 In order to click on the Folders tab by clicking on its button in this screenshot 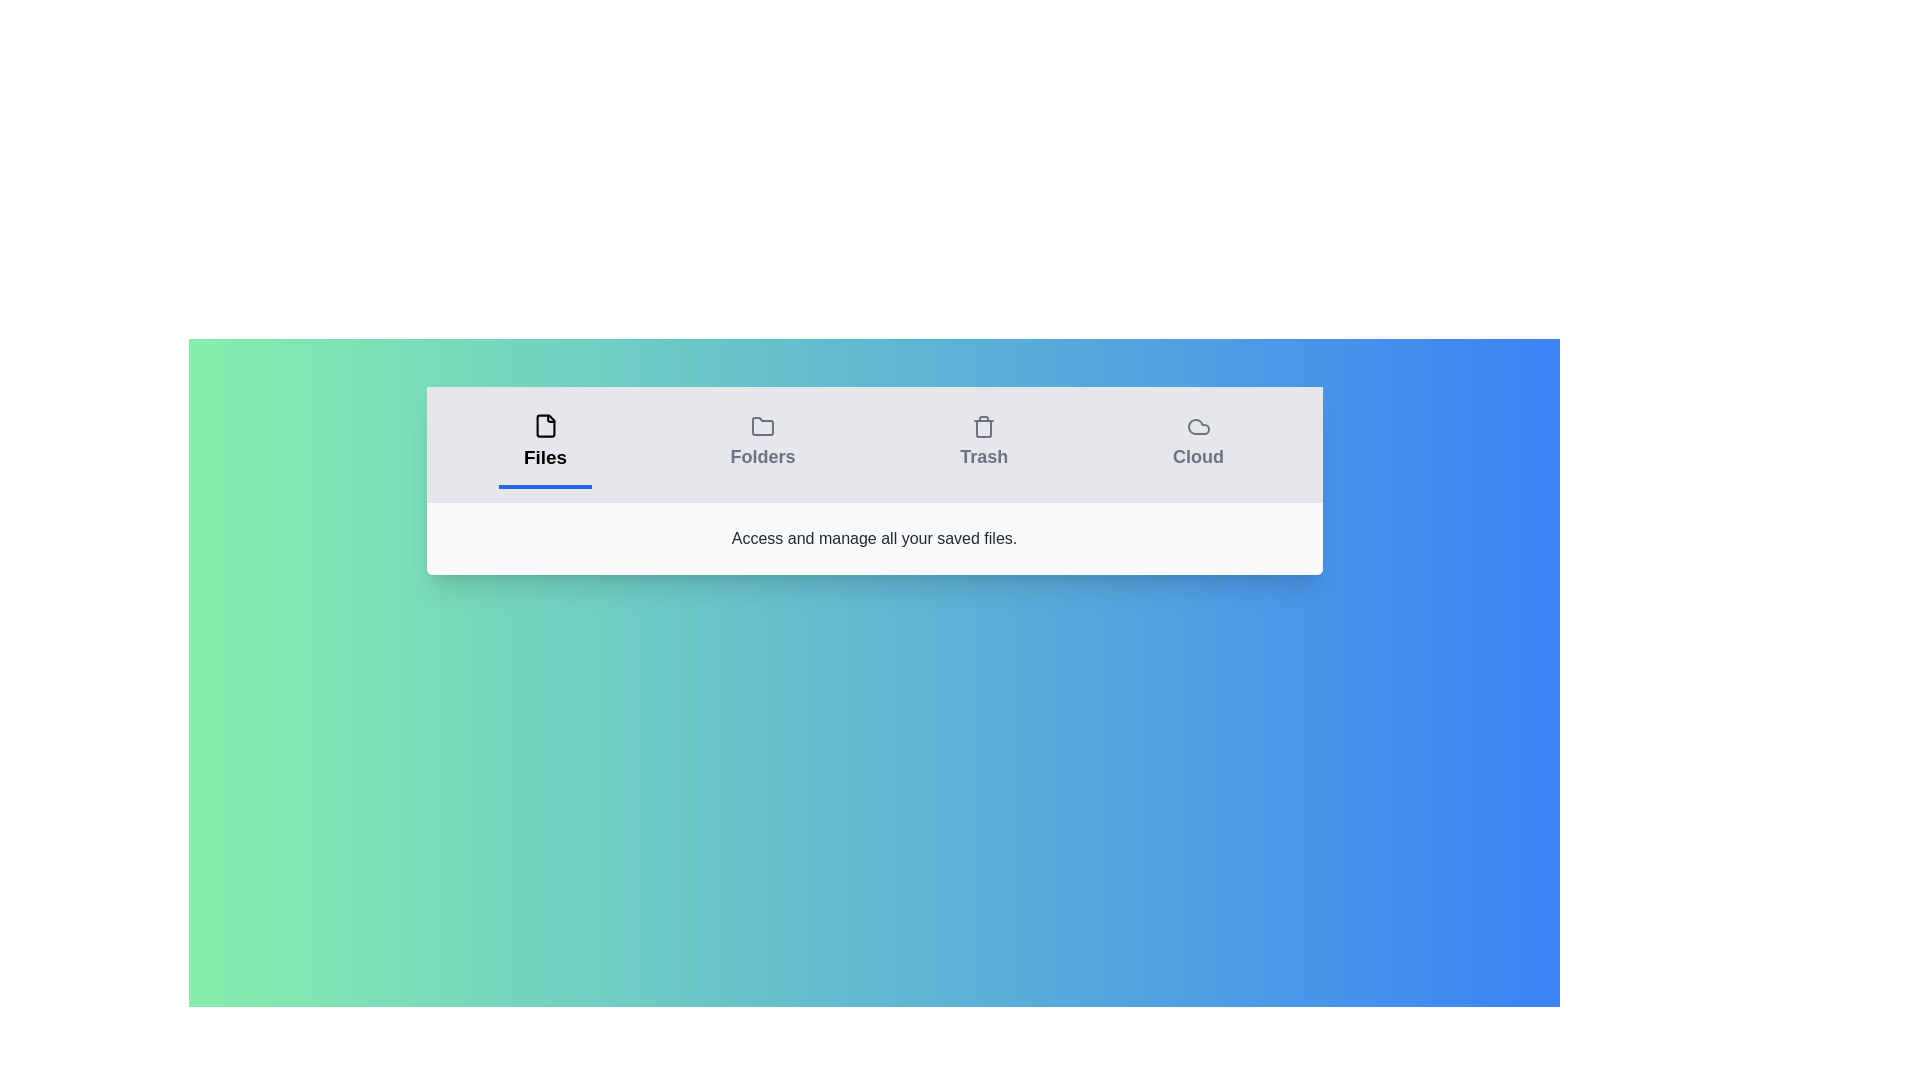, I will do `click(762, 443)`.